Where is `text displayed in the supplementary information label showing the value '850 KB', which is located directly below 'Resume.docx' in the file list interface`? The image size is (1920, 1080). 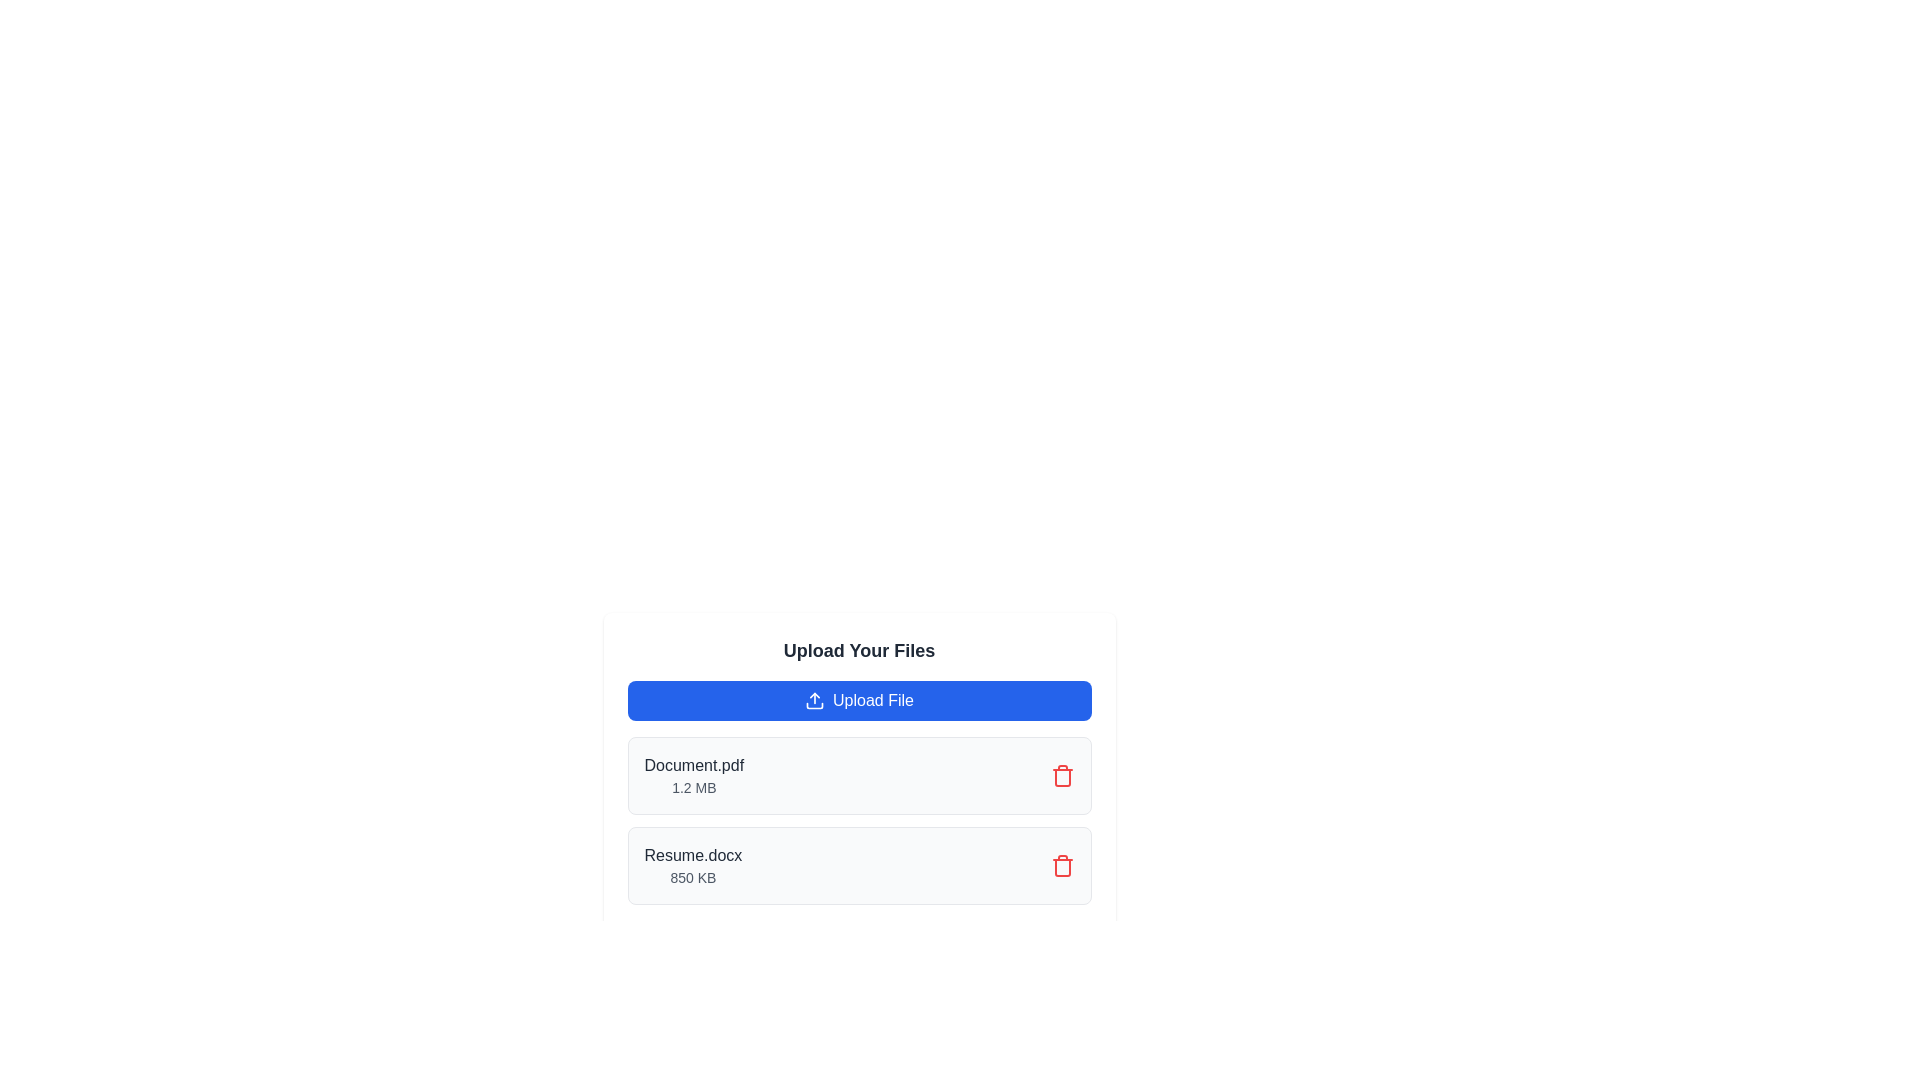 text displayed in the supplementary information label showing the value '850 KB', which is located directly below 'Resume.docx' in the file list interface is located at coordinates (693, 877).